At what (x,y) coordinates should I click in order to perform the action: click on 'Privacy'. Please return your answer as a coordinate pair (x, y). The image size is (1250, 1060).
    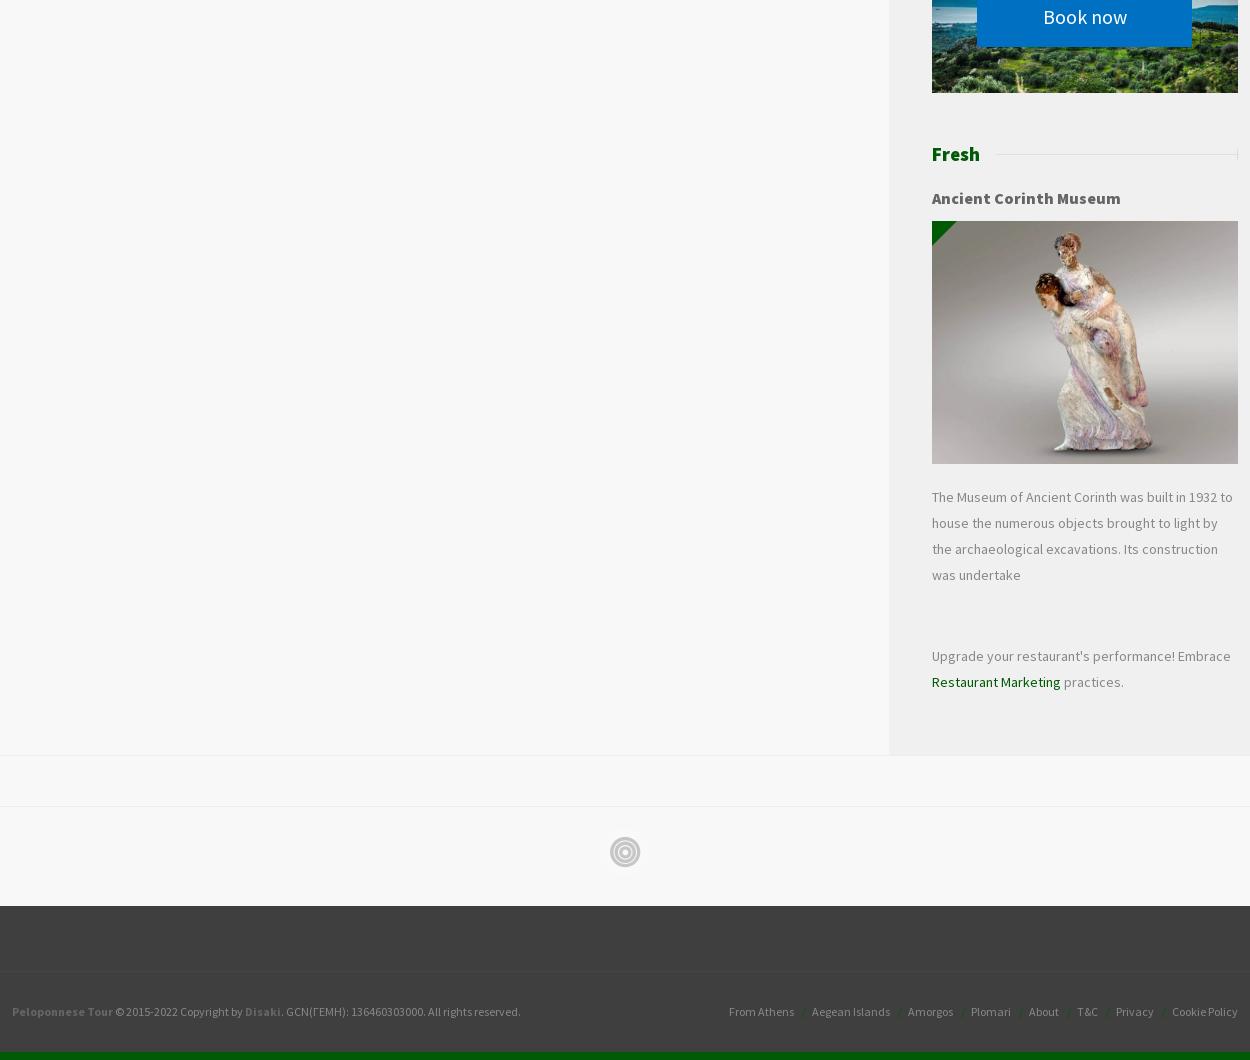
    Looking at the image, I should click on (1115, 1010).